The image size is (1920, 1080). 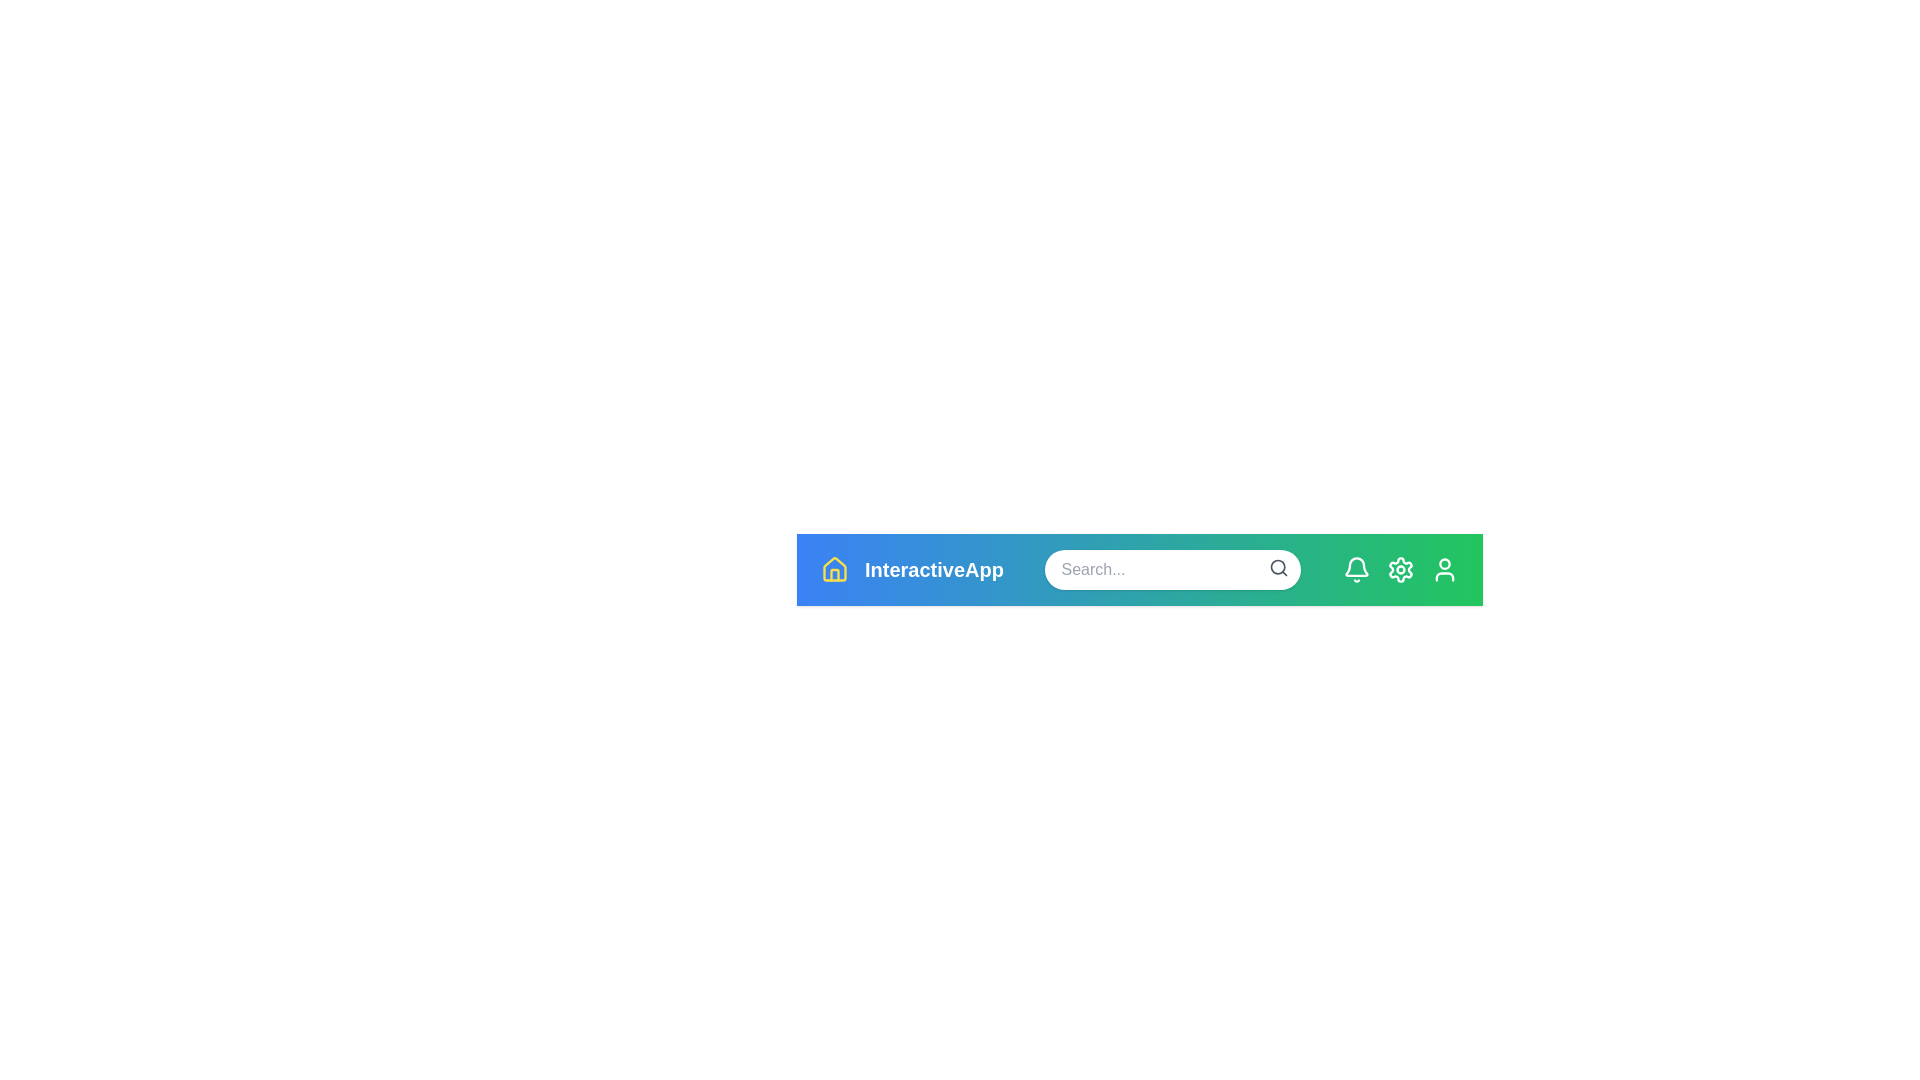 I want to click on the home icon to navigate to the home section, so click(x=835, y=570).